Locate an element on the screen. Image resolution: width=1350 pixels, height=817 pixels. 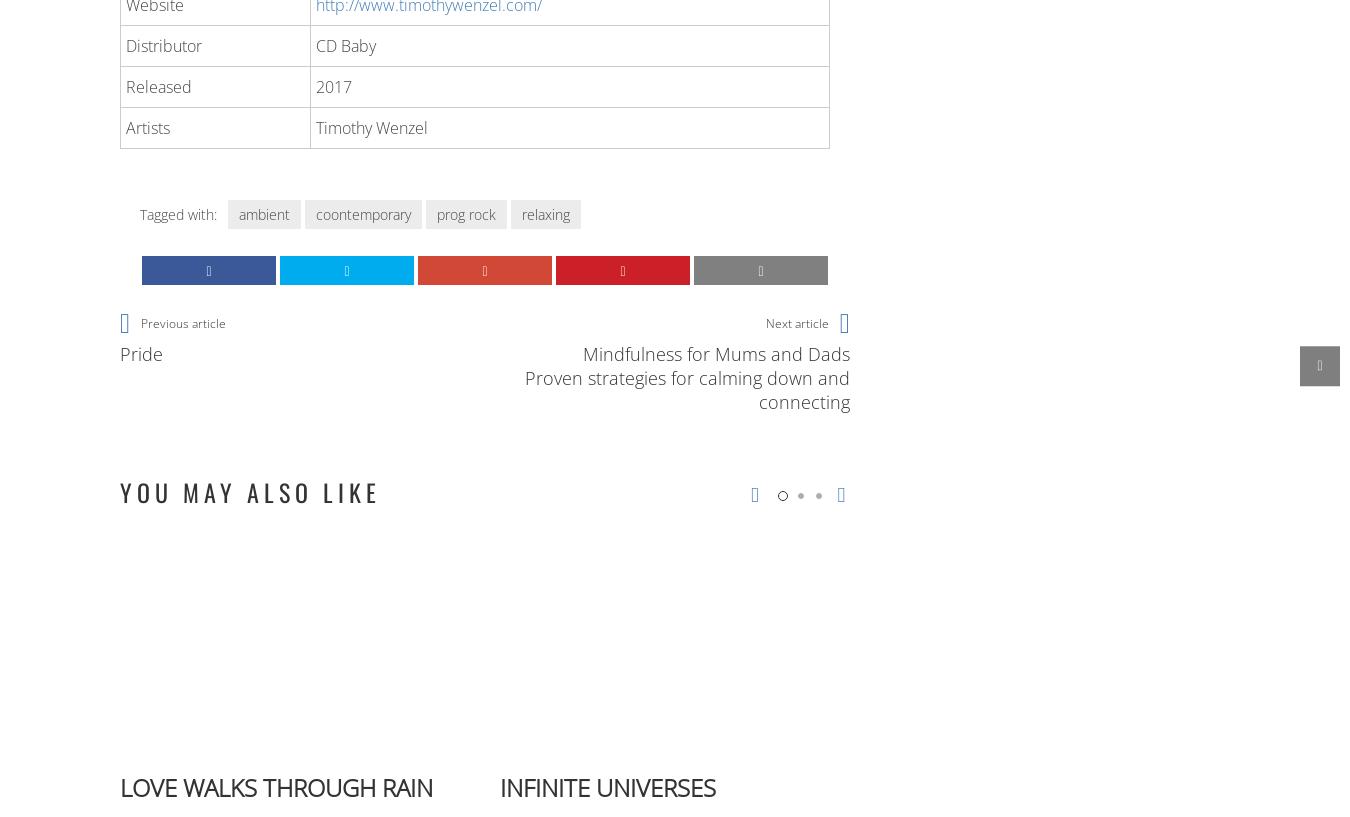
'Mindfulness for Mums and Dads Proven strategies for calming down and connecting' is located at coordinates (686, 375).